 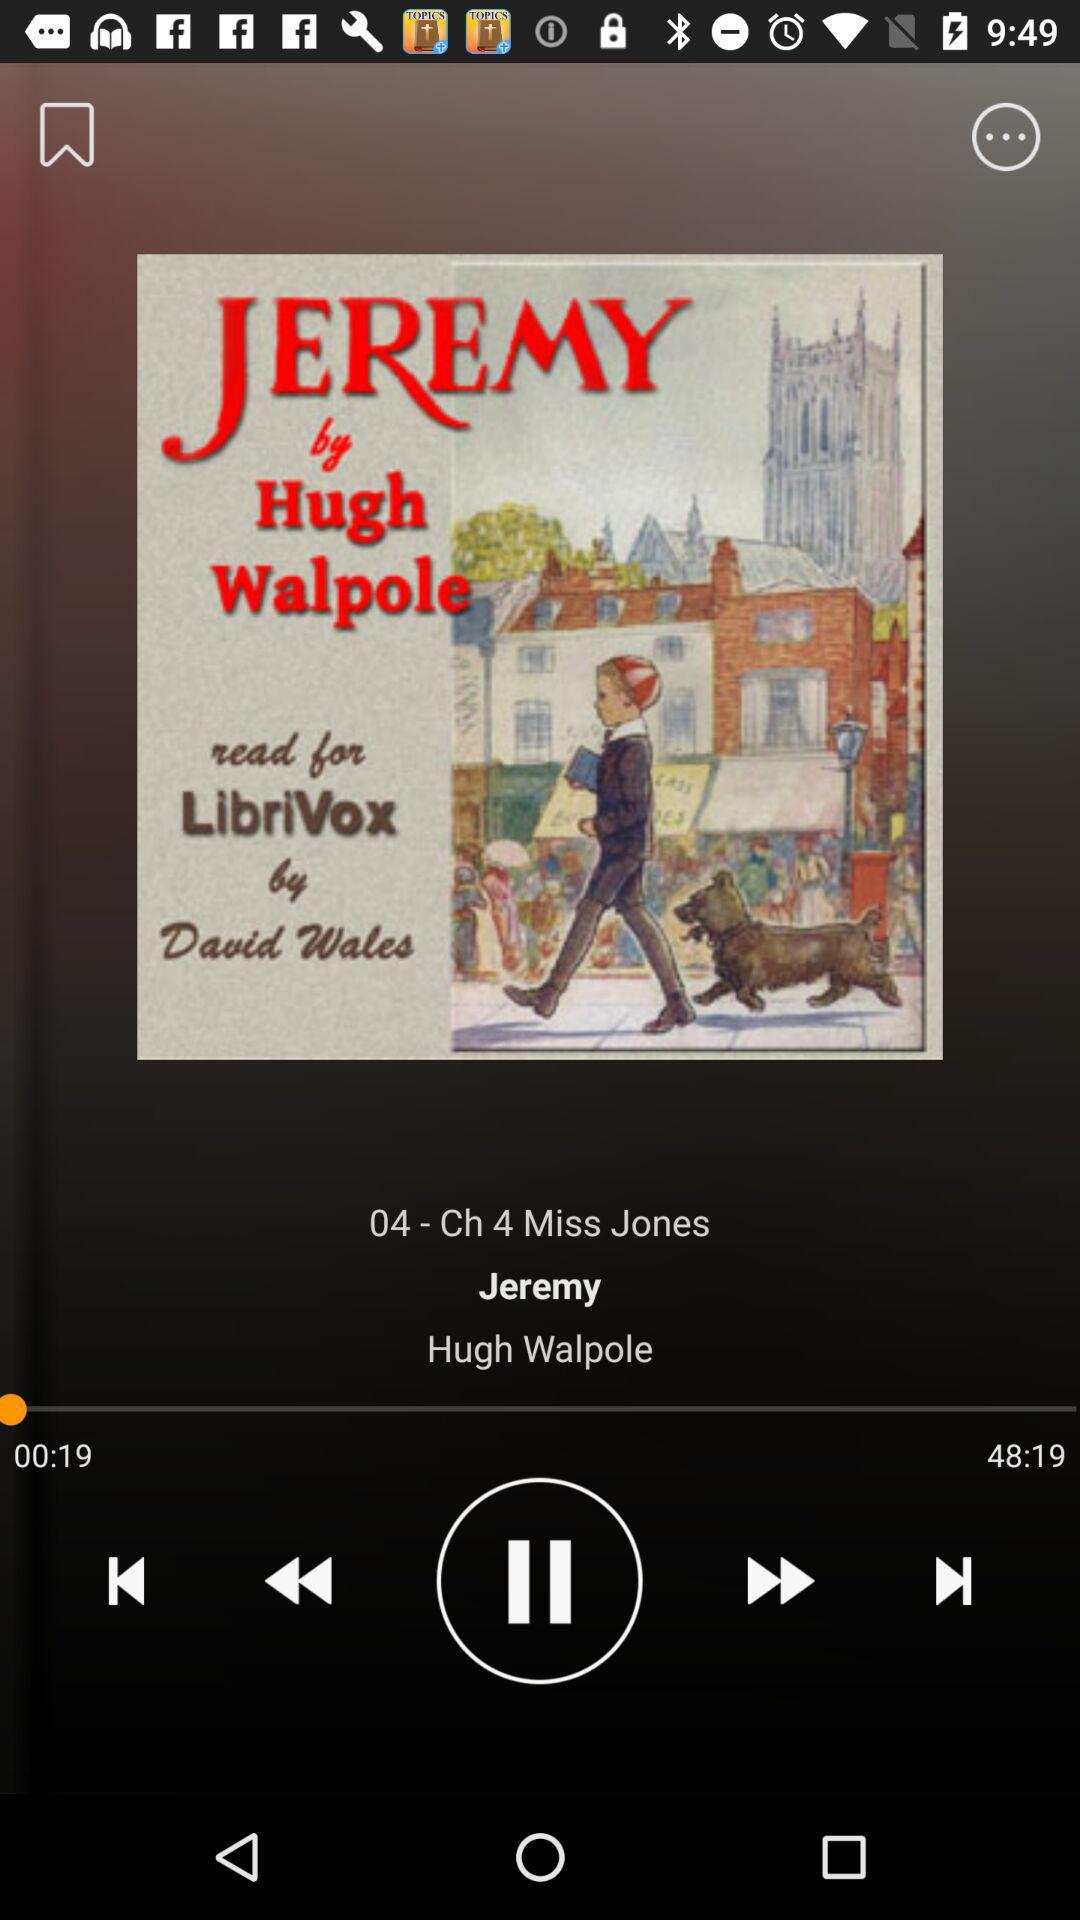 What do you see at coordinates (66, 133) in the screenshot?
I see `the bookmark icon` at bounding box center [66, 133].